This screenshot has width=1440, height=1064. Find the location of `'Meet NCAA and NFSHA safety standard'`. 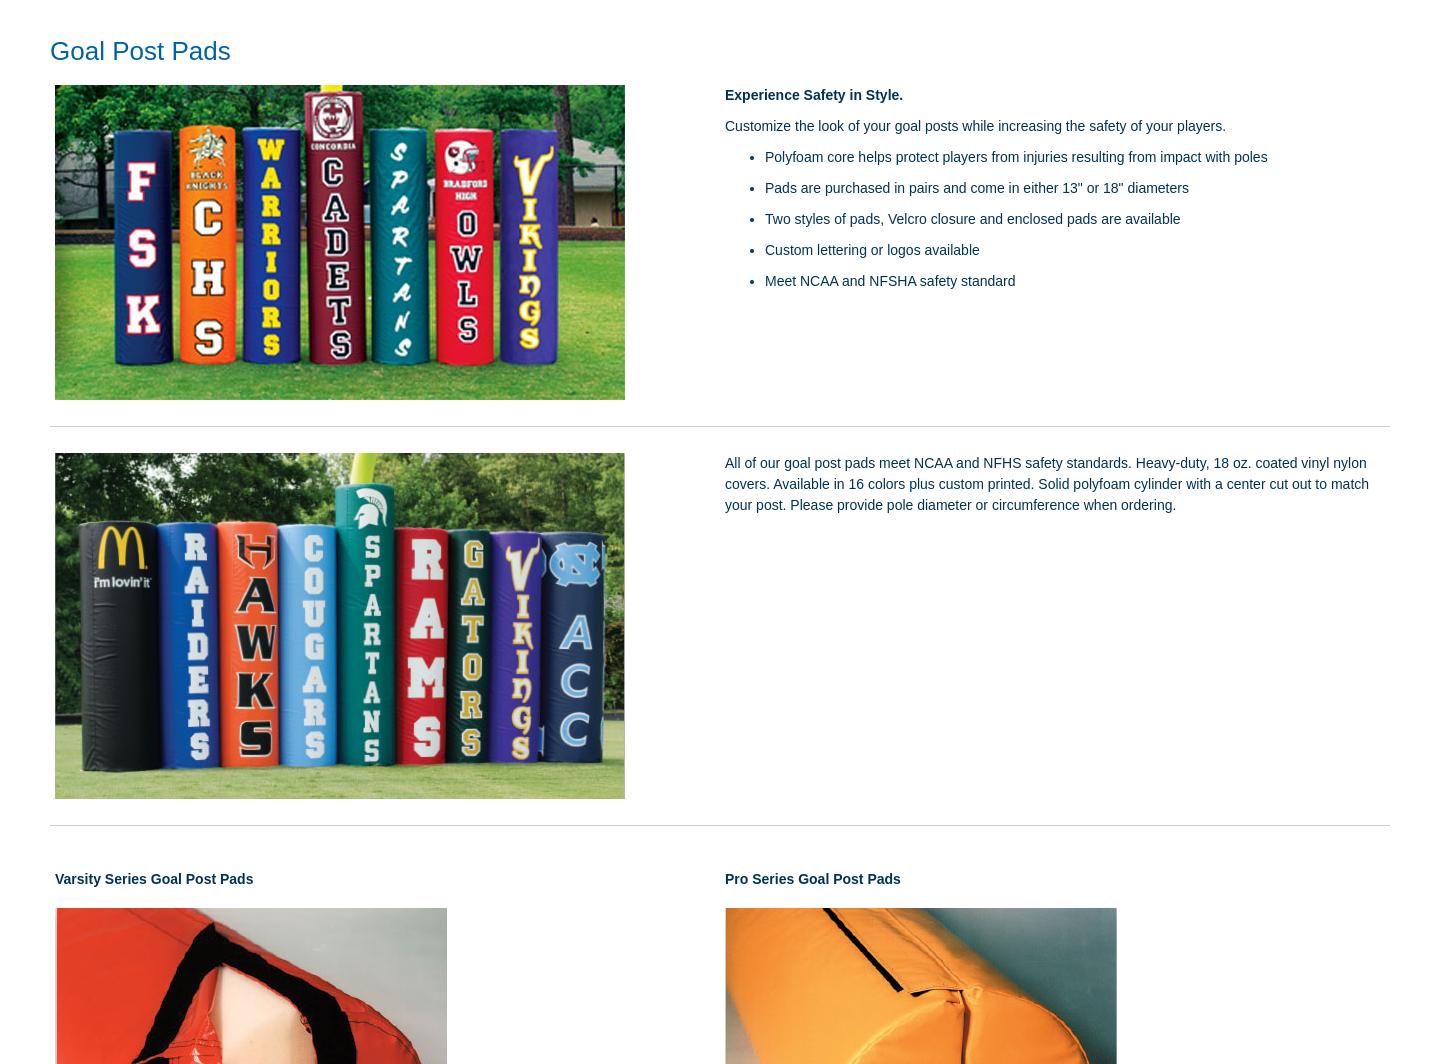

'Meet NCAA and NFSHA safety standard' is located at coordinates (889, 281).